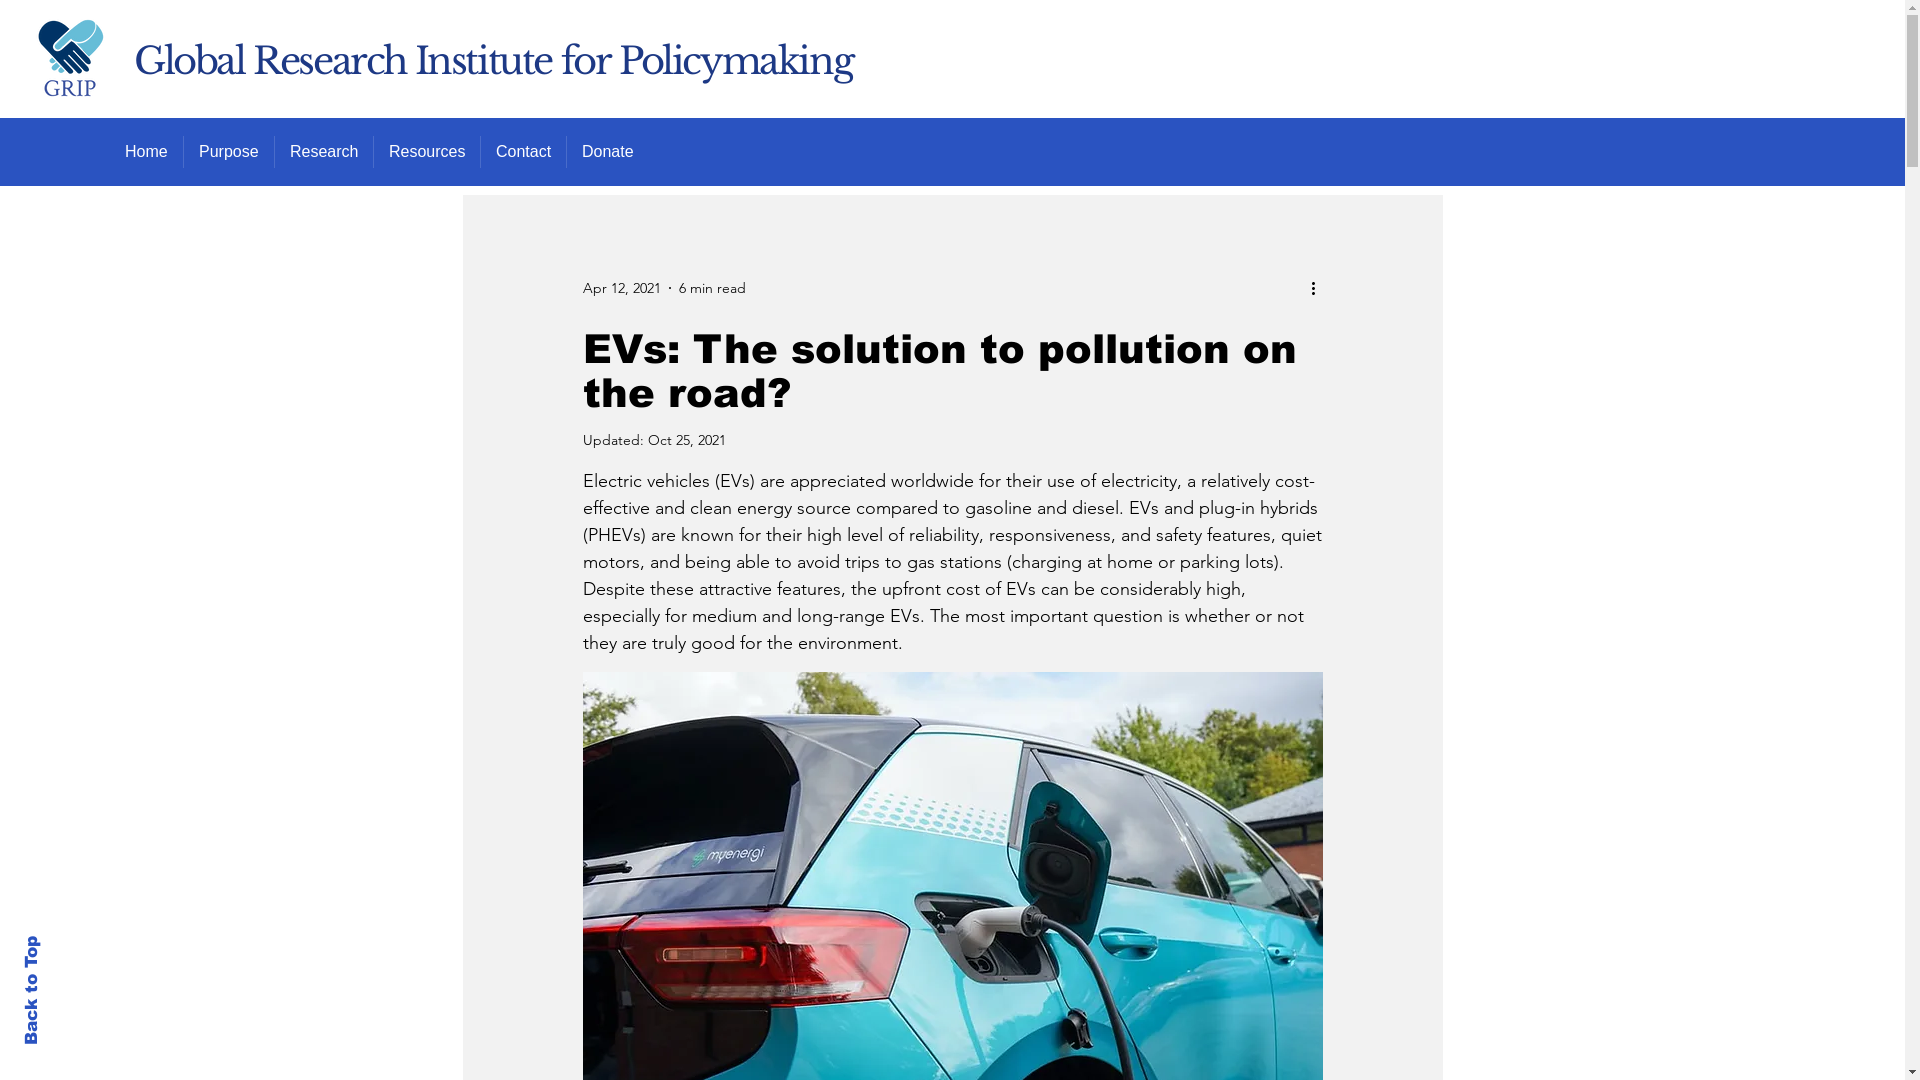 Image resolution: width=1920 pixels, height=1080 pixels. What do you see at coordinates (523, 150) in the screenshot?
I see `'Contact'` at bounding box center [523, 150].